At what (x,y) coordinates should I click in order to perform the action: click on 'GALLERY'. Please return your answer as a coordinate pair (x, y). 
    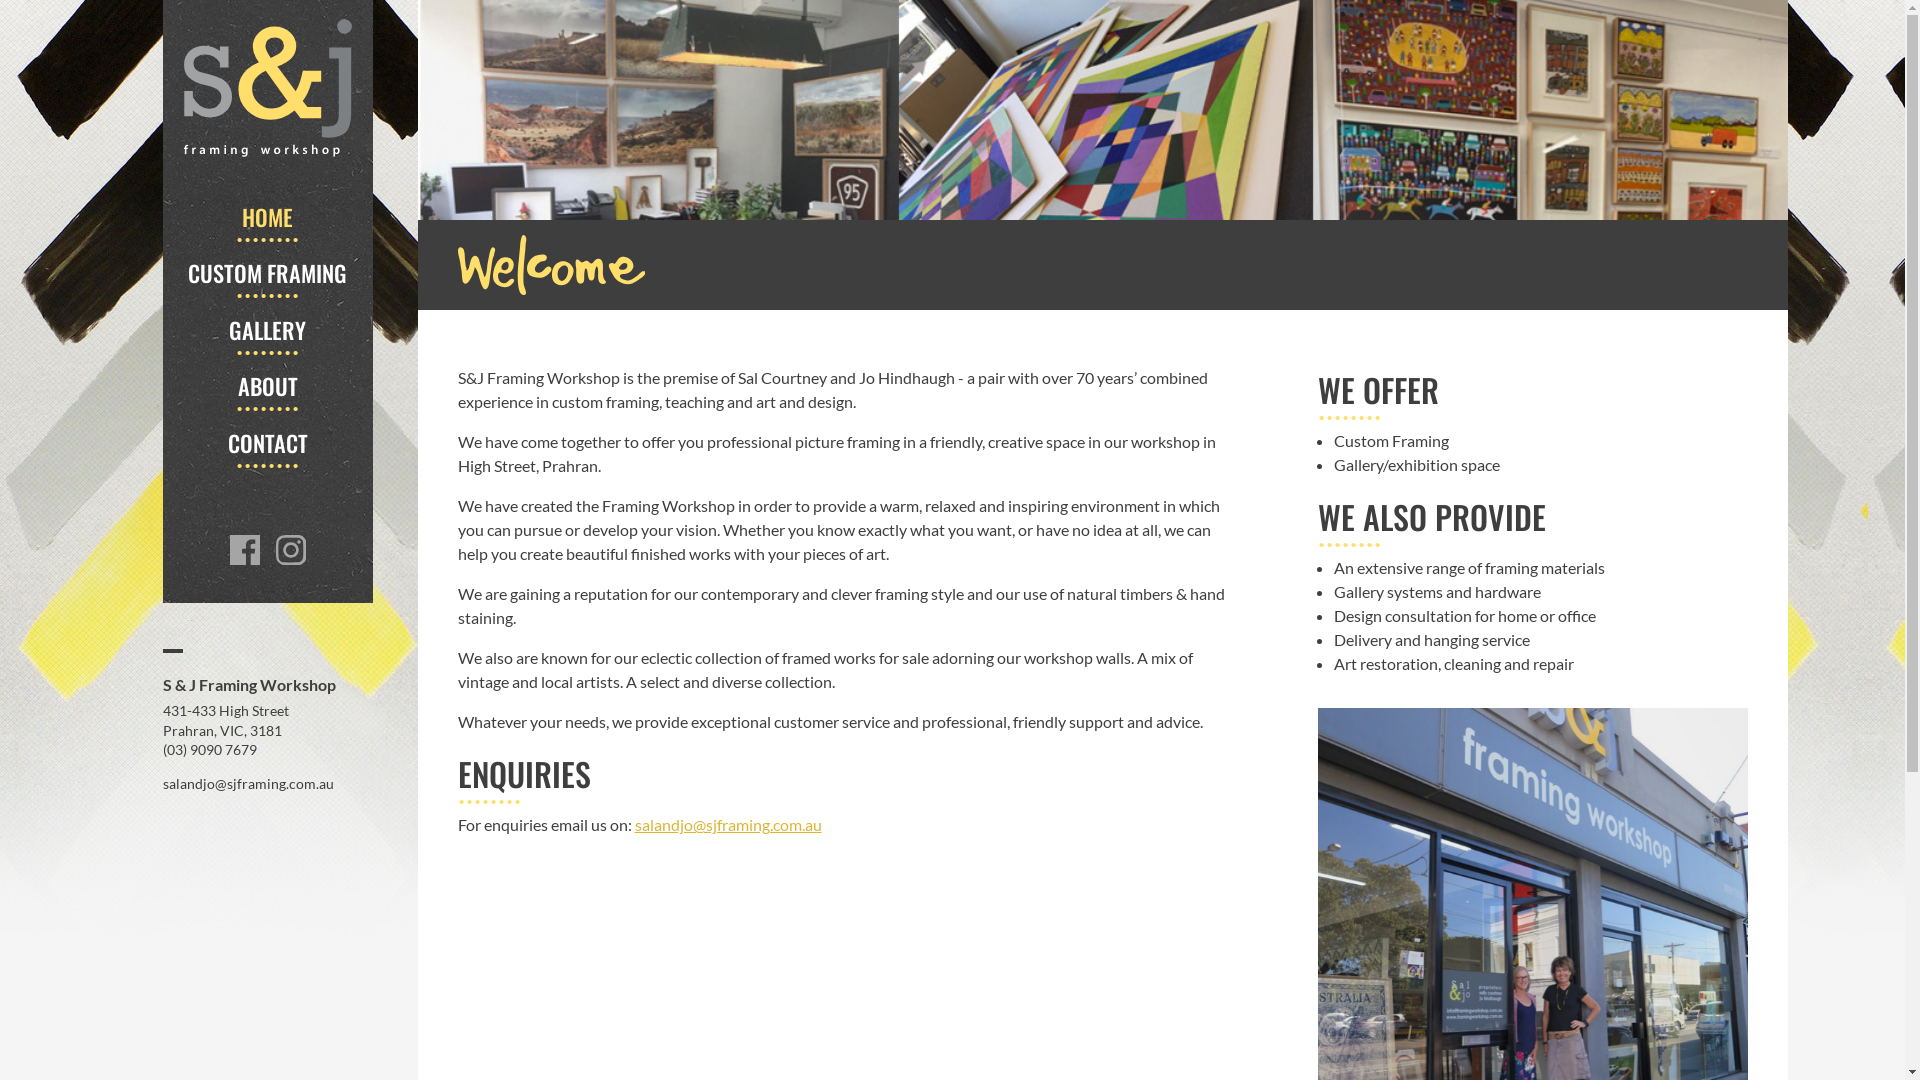
    Looking at the image, I should click on (266, 329).